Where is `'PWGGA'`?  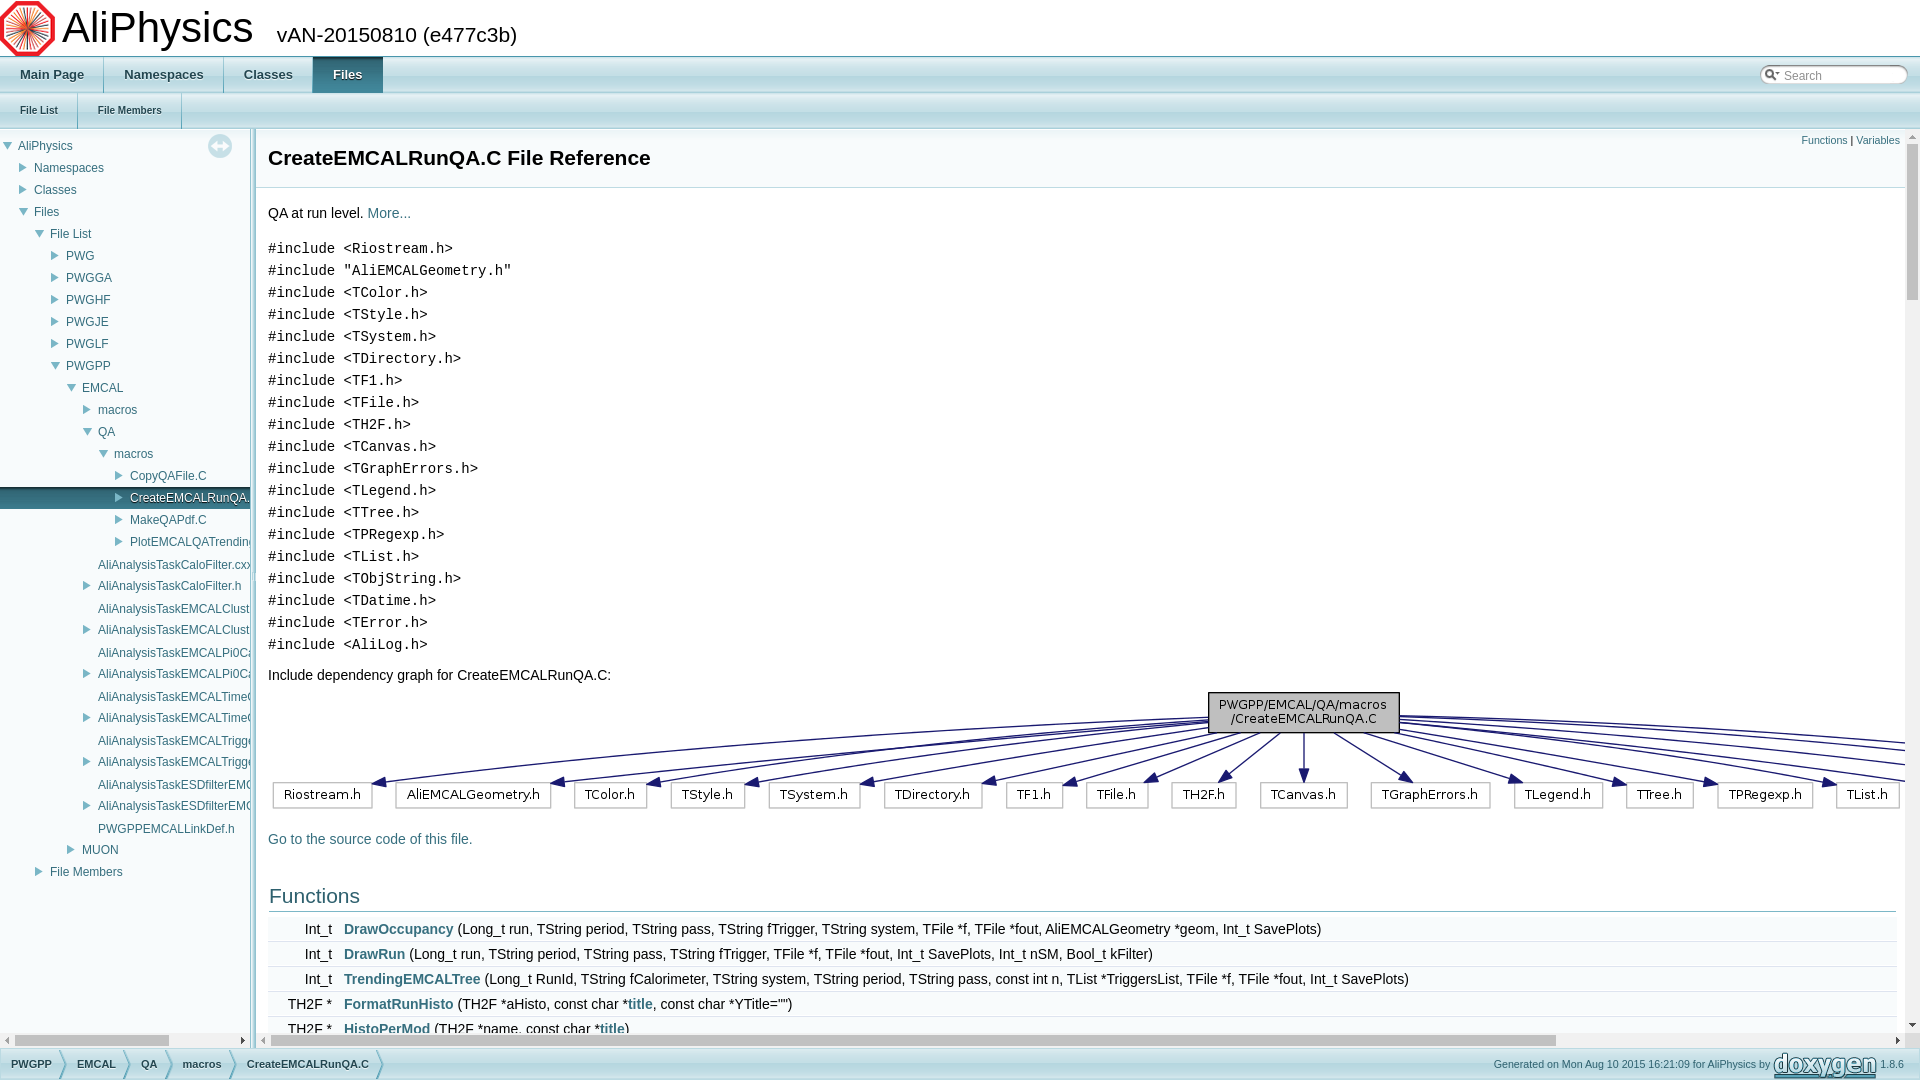 'PWGGA' is located at coordinates (88, 277).